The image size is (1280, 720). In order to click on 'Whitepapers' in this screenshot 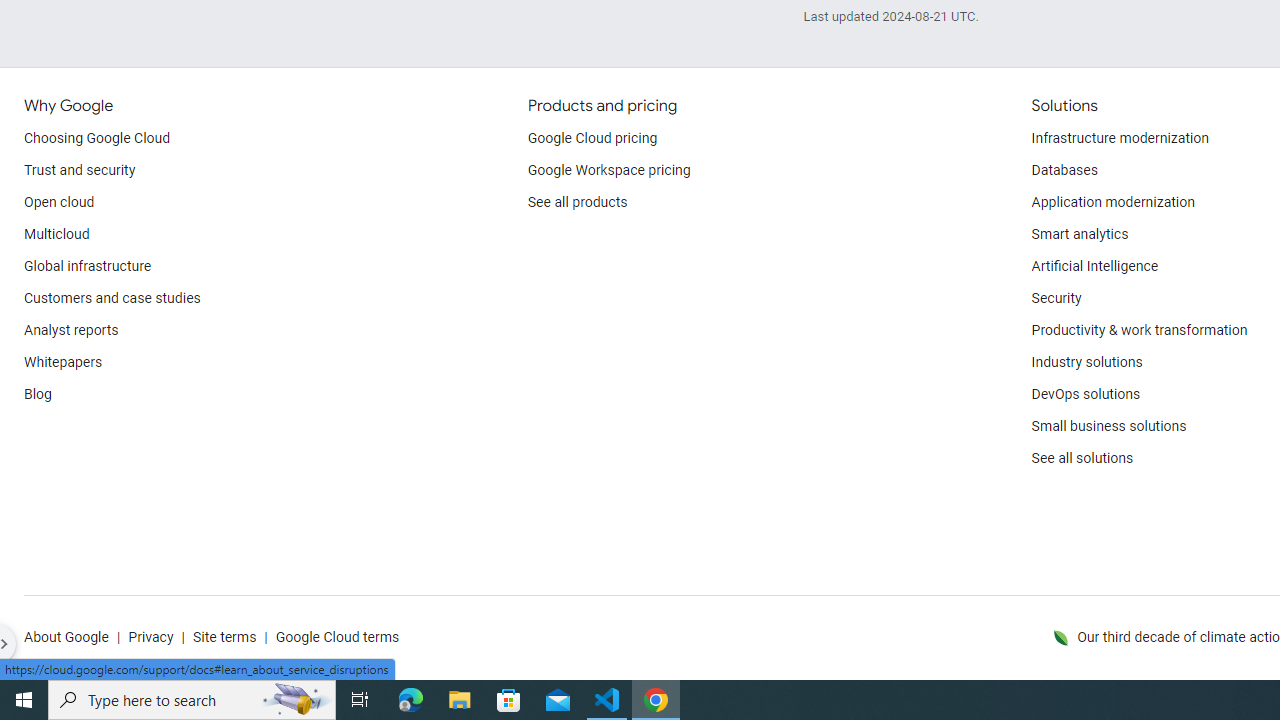, I will do `click(63, 362)`.